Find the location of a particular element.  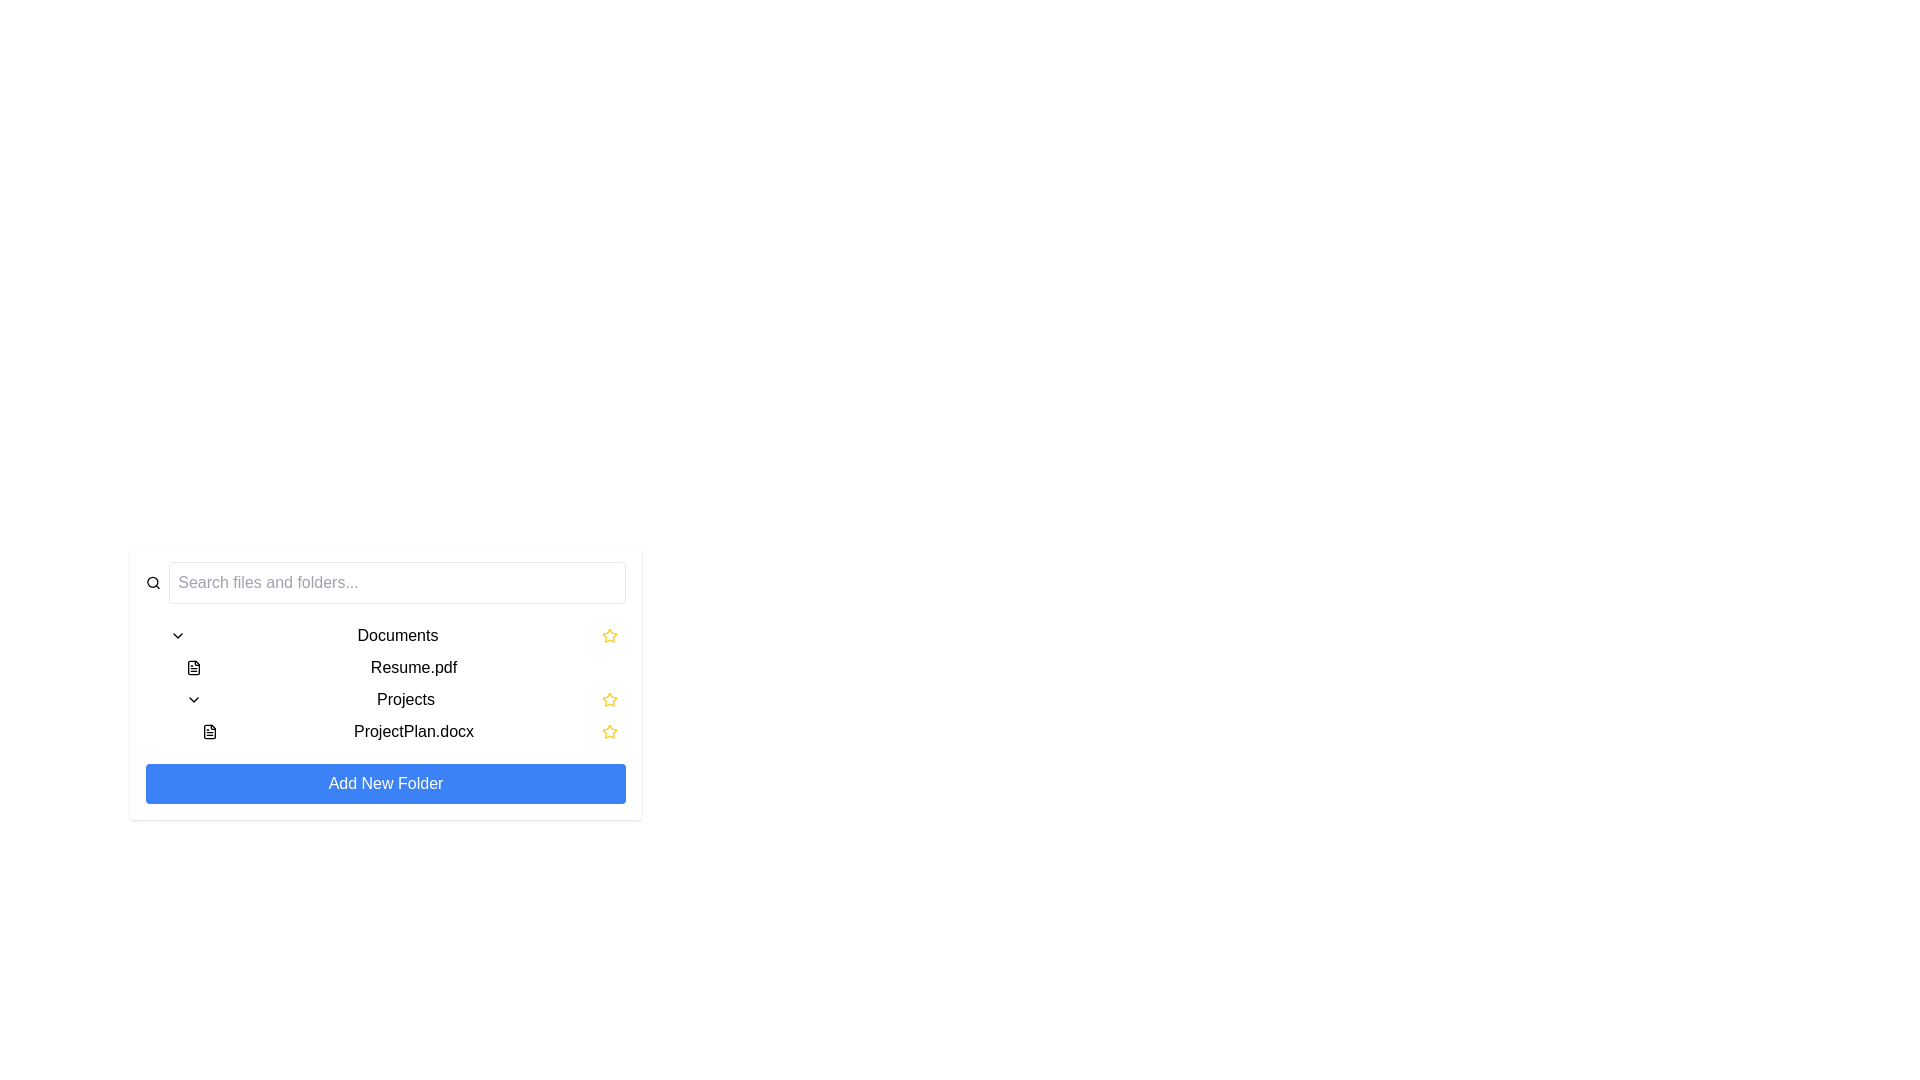

the text entry in the File Explorer Section is located at coordinates (385, 682).